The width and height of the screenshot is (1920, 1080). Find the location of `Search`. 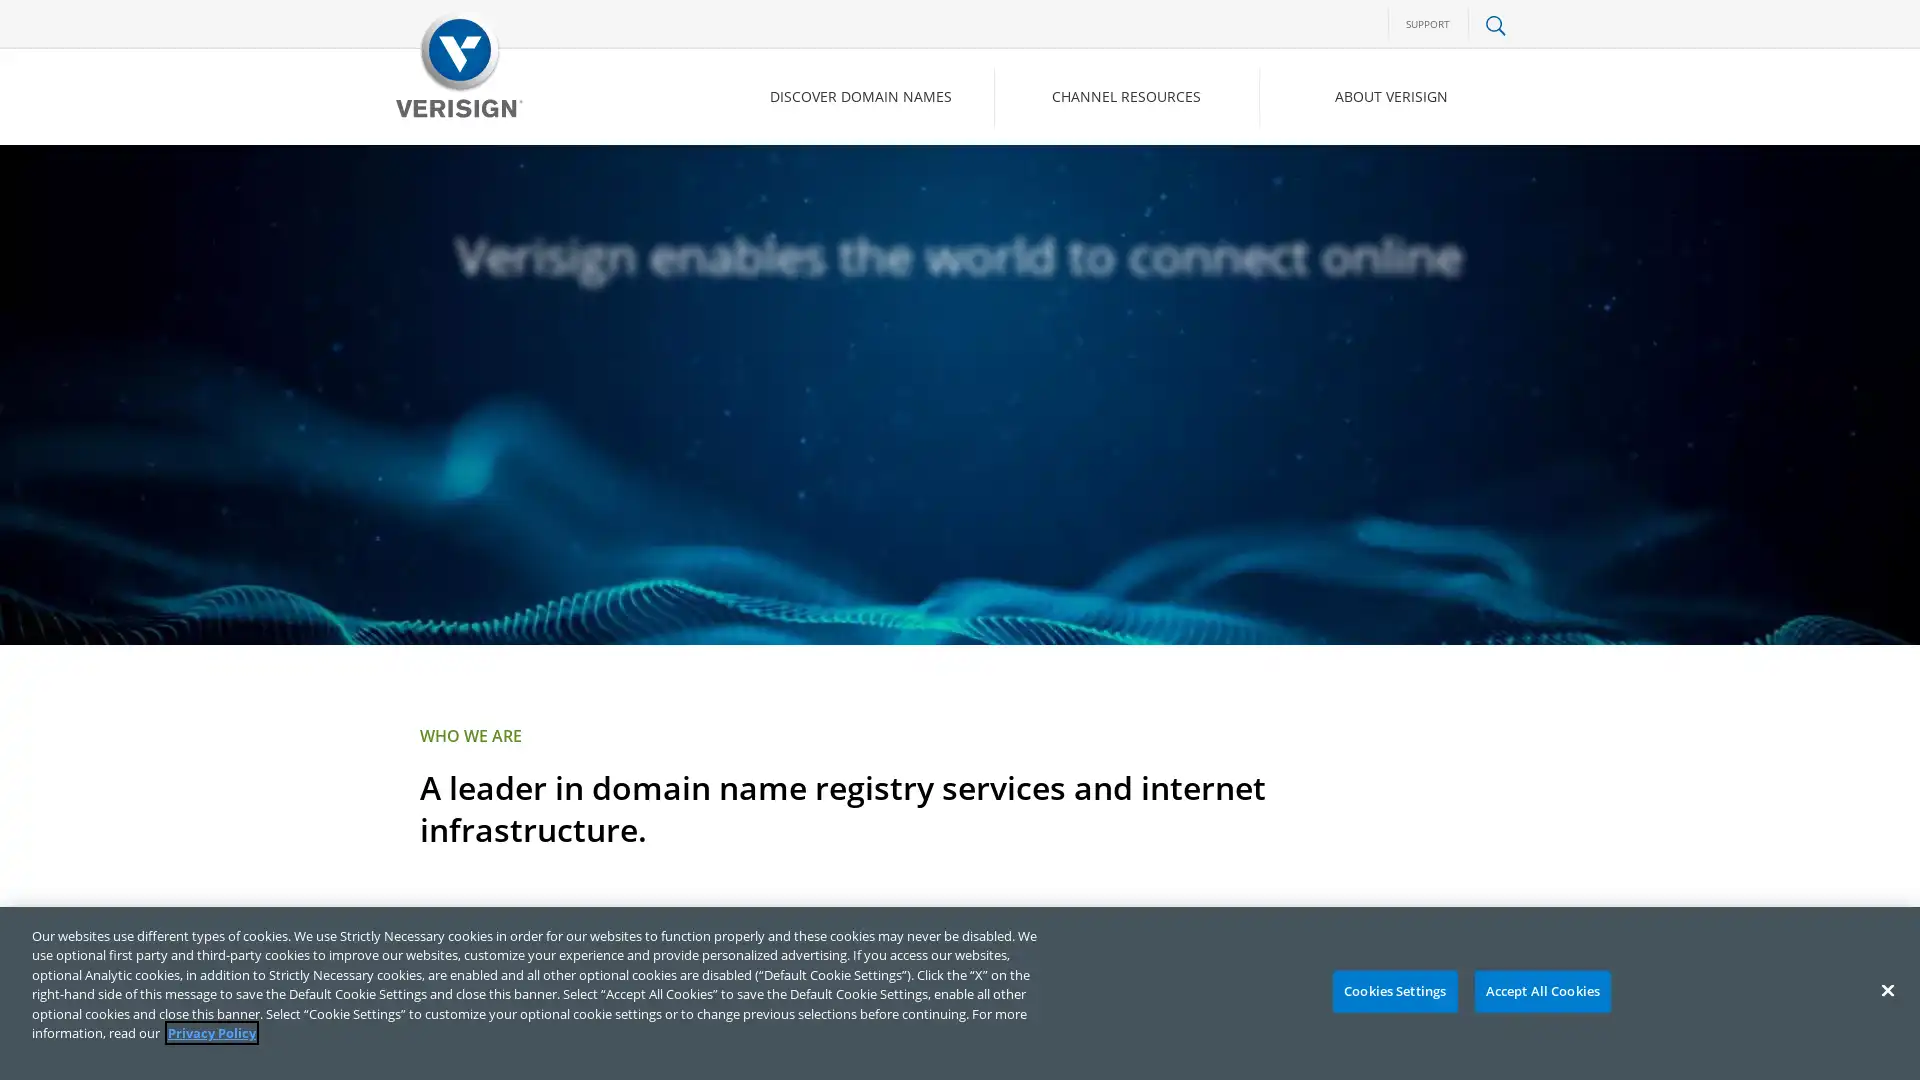

Search is located at coordinates (1334, 181).